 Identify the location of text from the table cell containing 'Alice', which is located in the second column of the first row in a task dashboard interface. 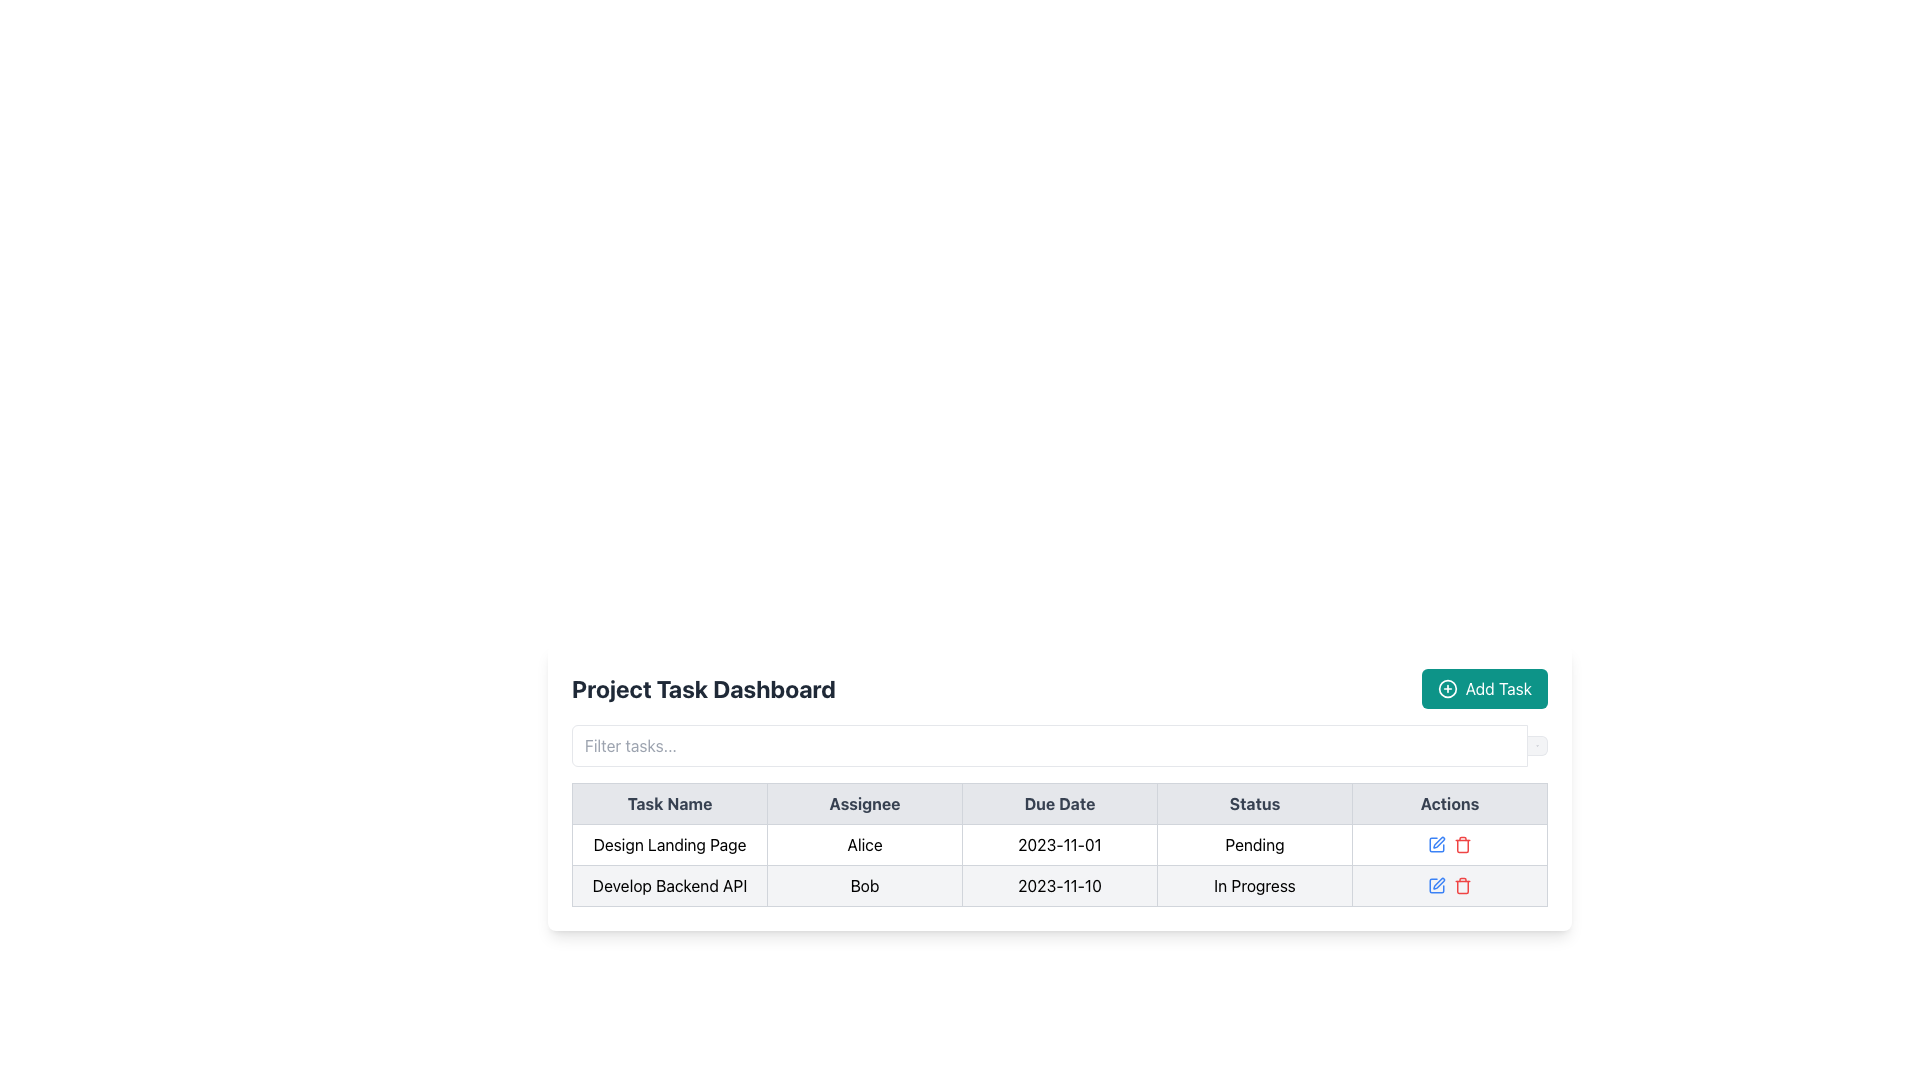
(864, 844).